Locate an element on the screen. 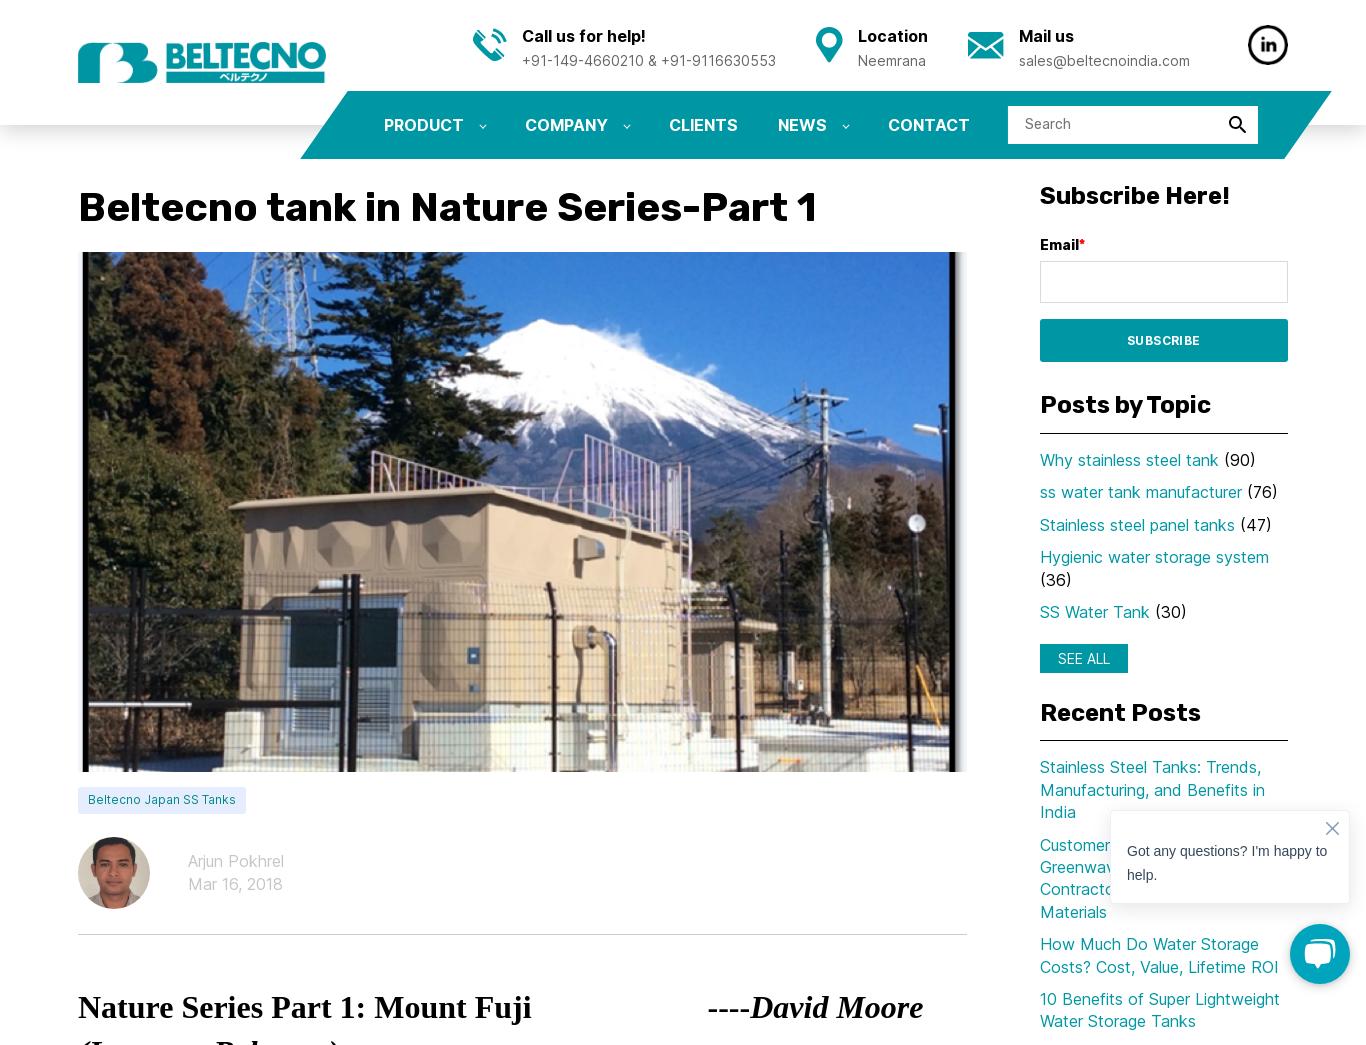 This screenshot has height=1045, width=1366. 'Recent Posts' is located at coordinates (1118, 710).